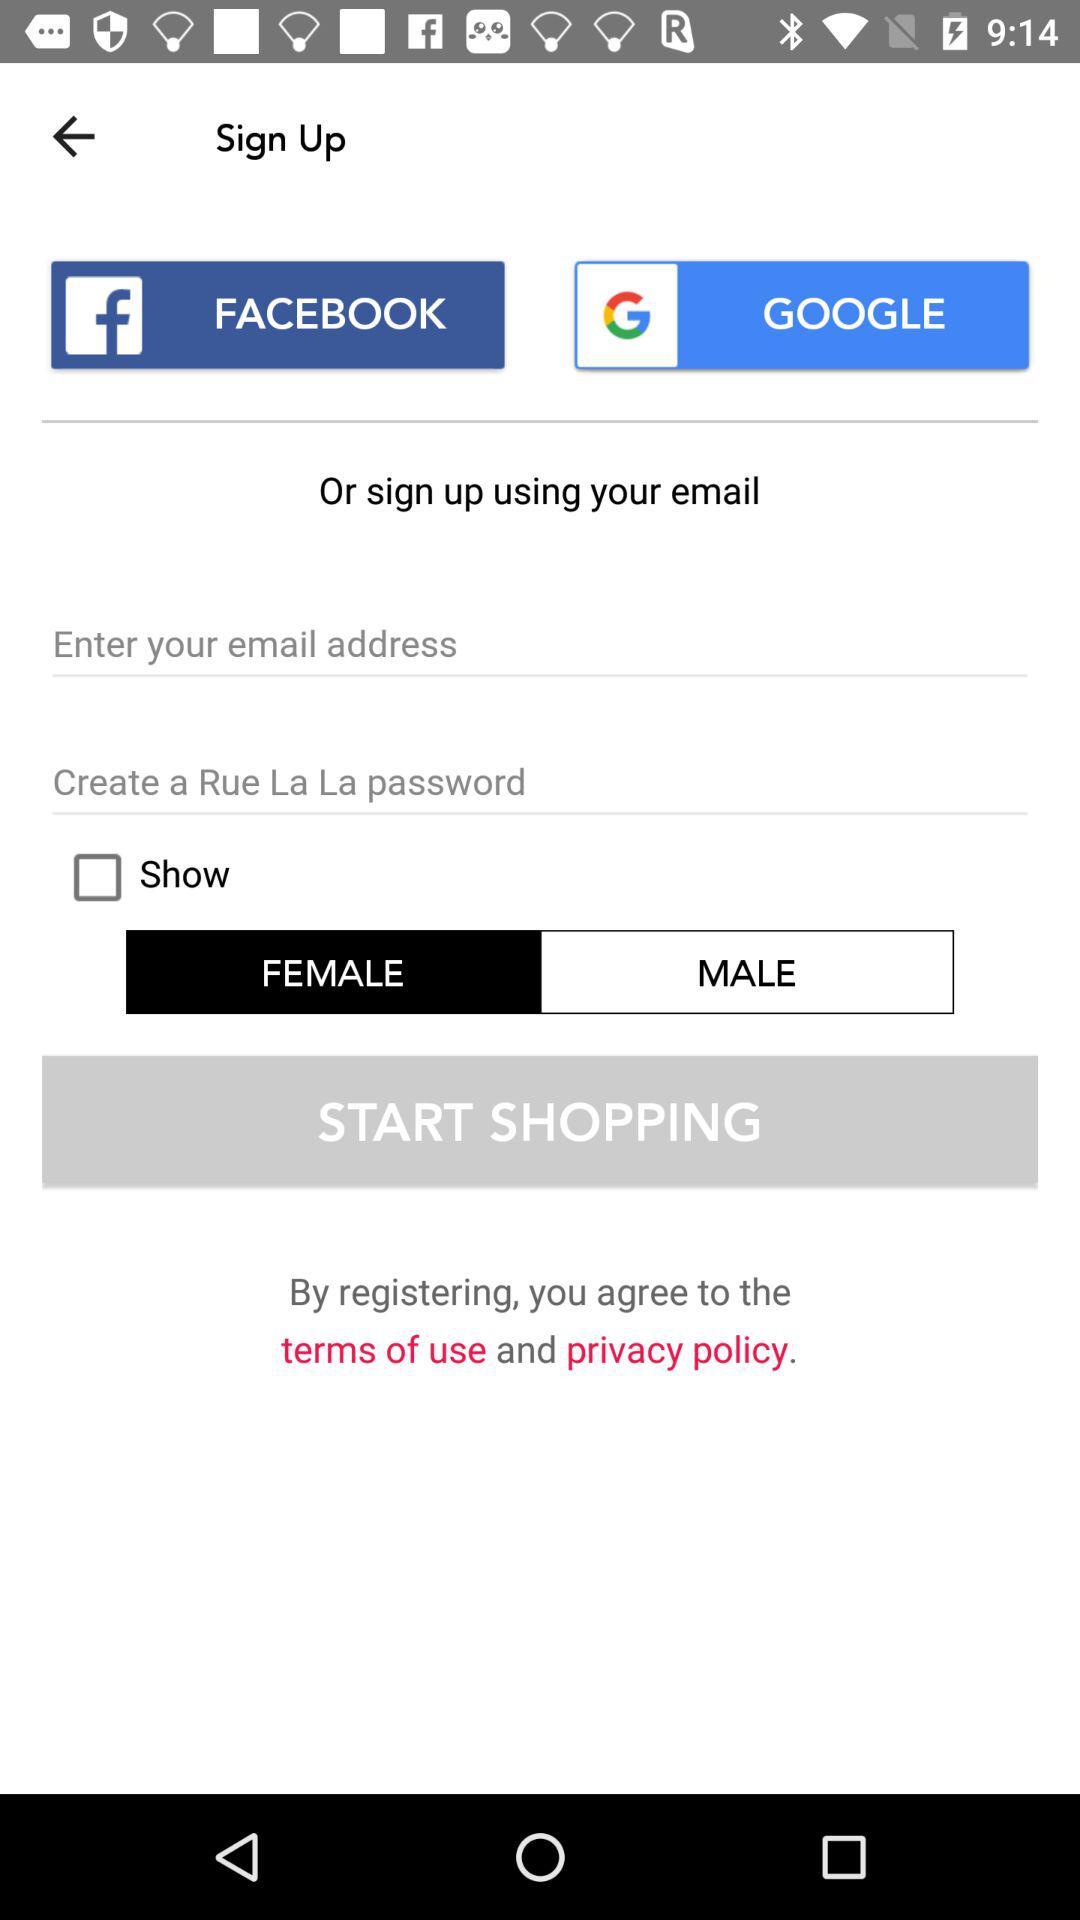 This screenshot has height=1920, width=1080. I want to click on the icon next to the female item, so click(747, 971).